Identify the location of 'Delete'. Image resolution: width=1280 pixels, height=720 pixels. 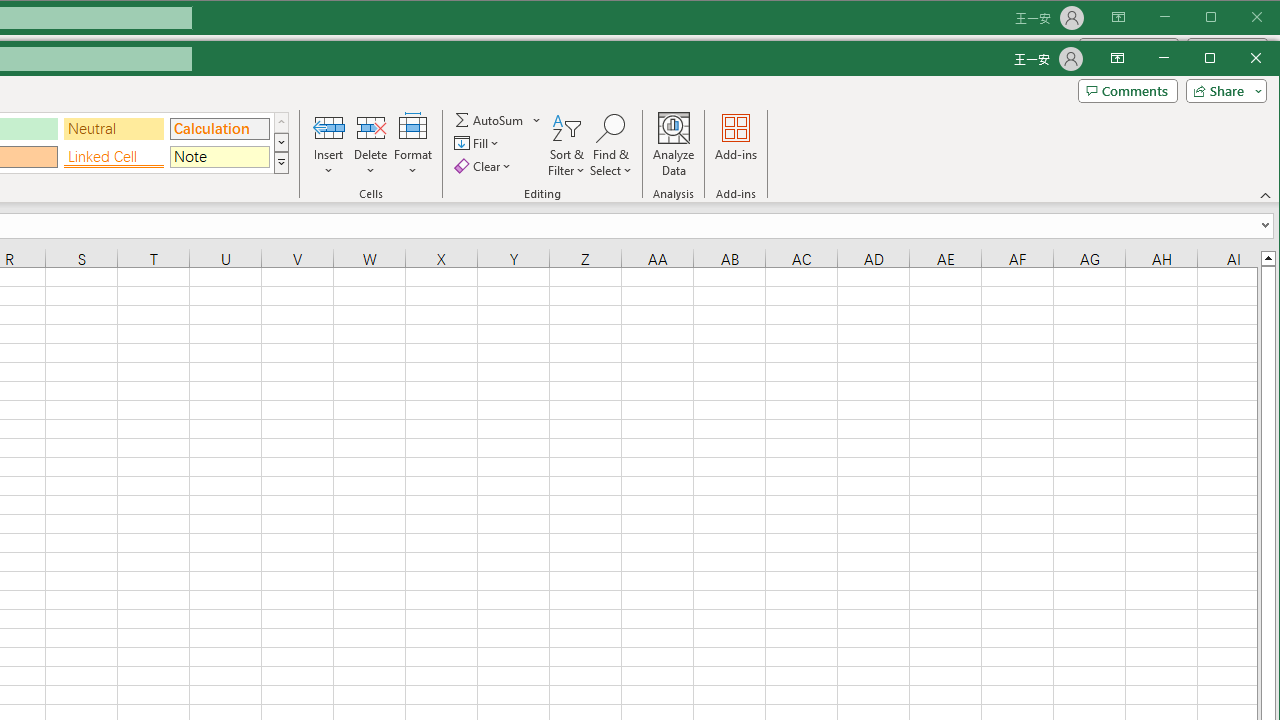
(370, 144).